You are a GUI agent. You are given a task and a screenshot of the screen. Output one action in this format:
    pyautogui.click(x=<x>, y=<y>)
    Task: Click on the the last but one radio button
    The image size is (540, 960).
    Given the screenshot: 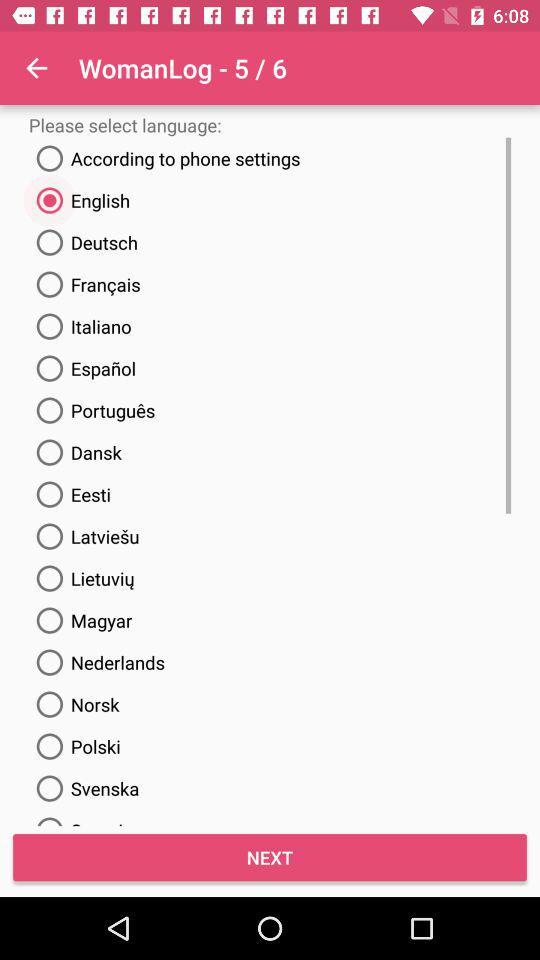 What is the action you would take?
    pyautogui.click(x=74, y=745)
    